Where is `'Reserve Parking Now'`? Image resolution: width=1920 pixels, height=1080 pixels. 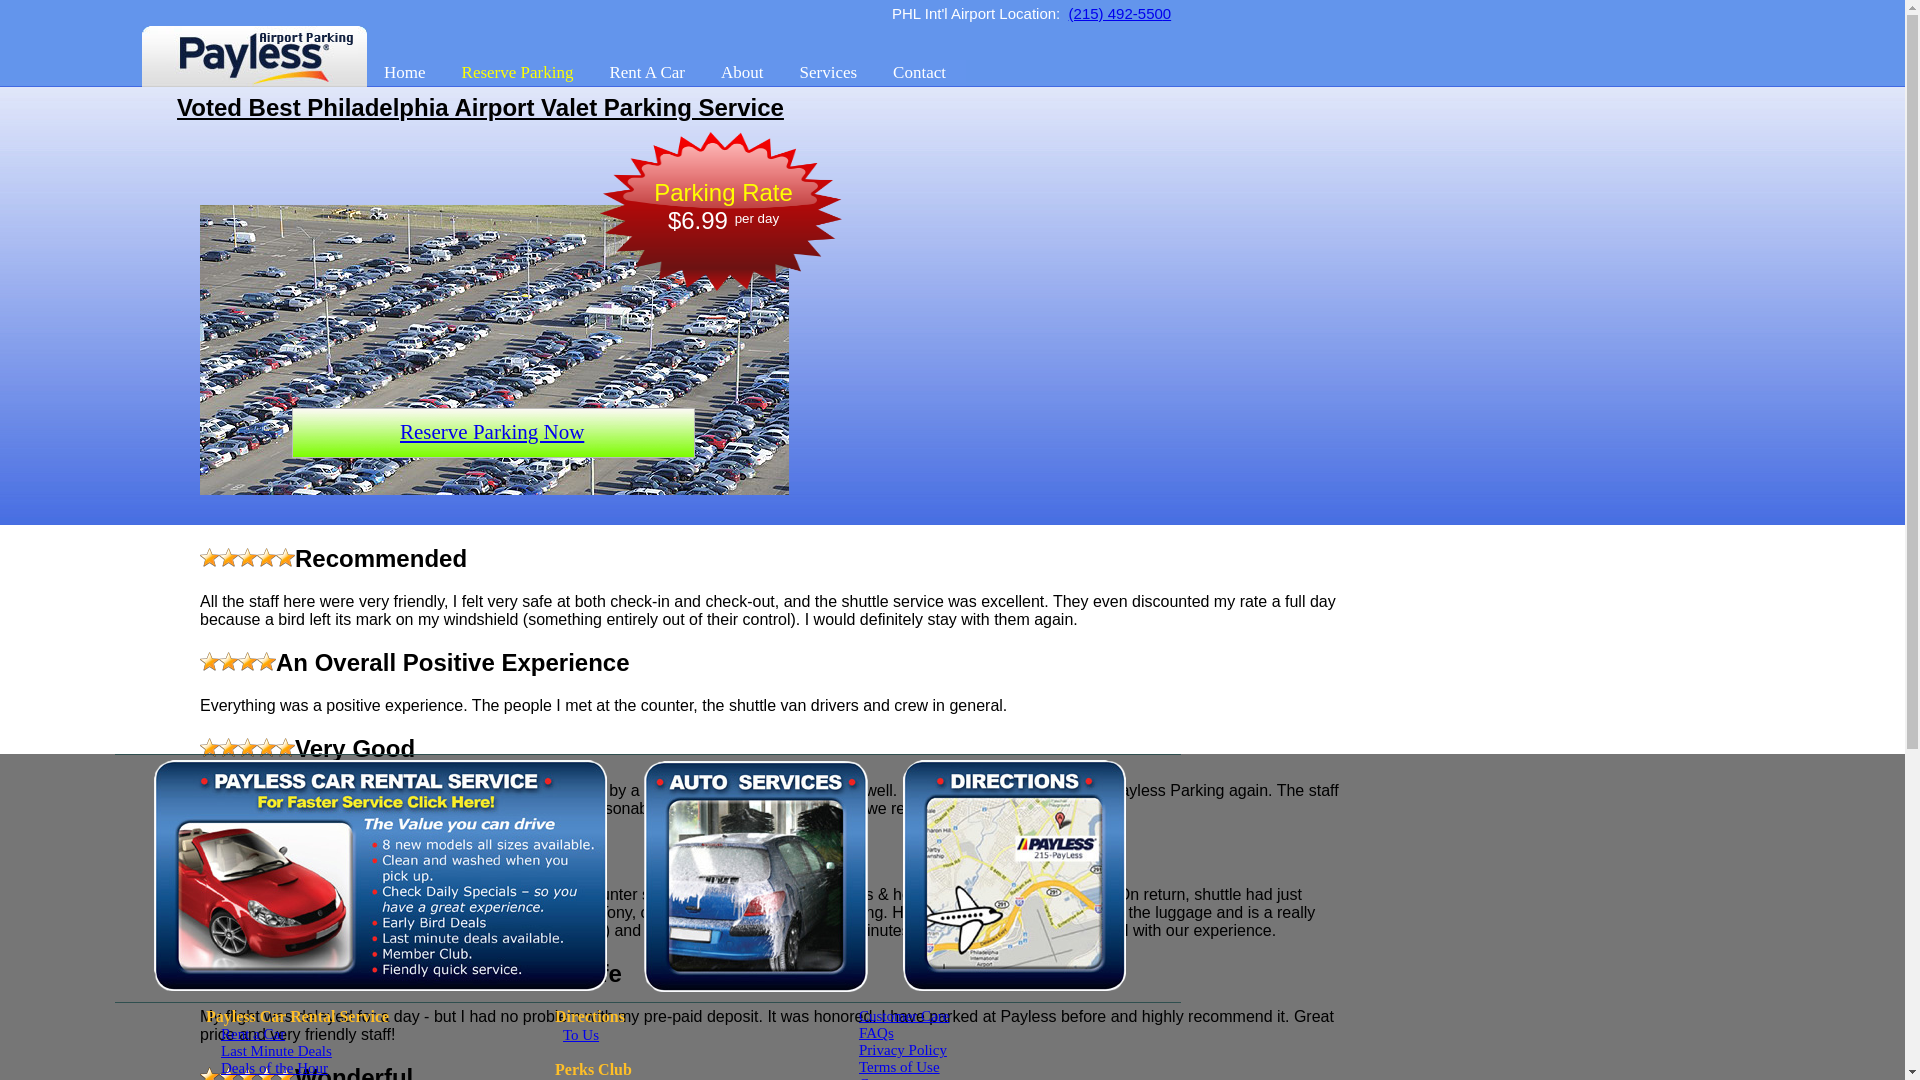 'Reserve Parking Now' is located at coordinates (491, 431).